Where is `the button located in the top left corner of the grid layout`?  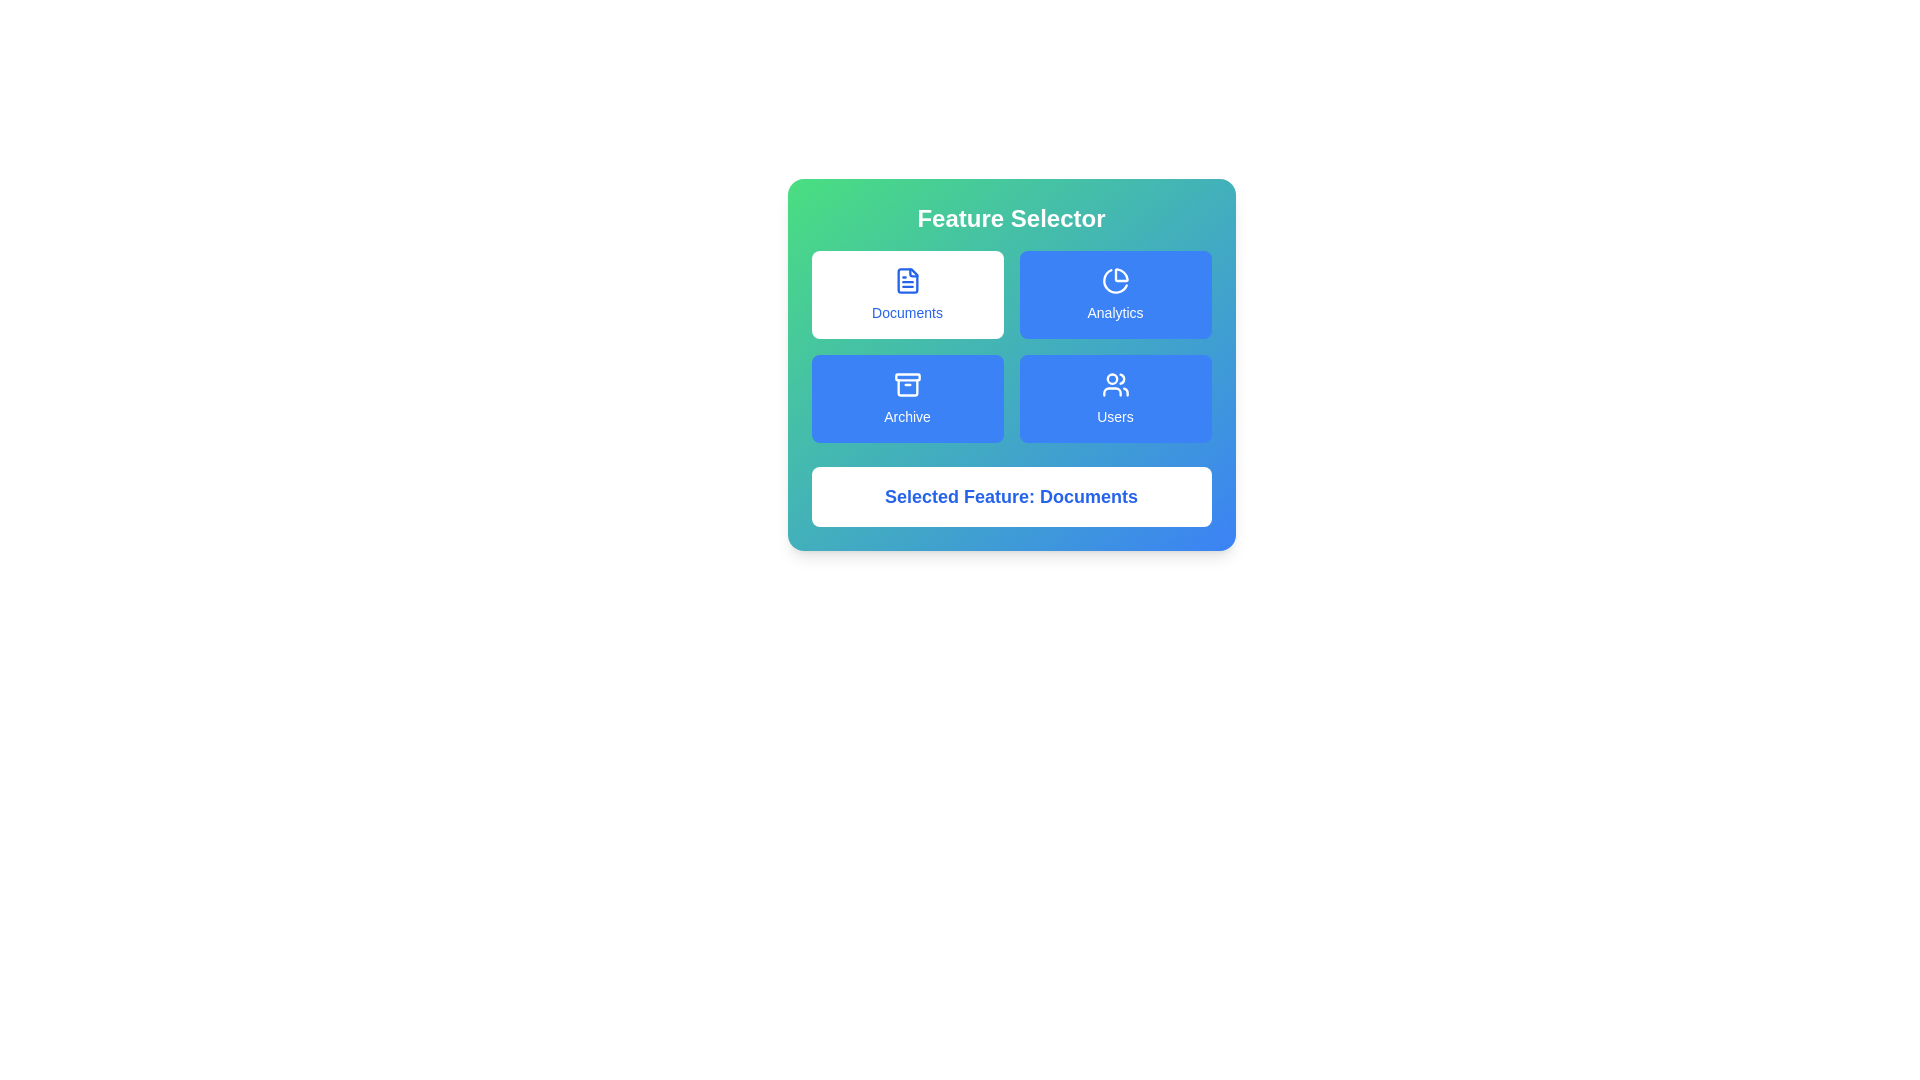
the button located in the top left corner of the grid layout is located at coordinates (906, 294).